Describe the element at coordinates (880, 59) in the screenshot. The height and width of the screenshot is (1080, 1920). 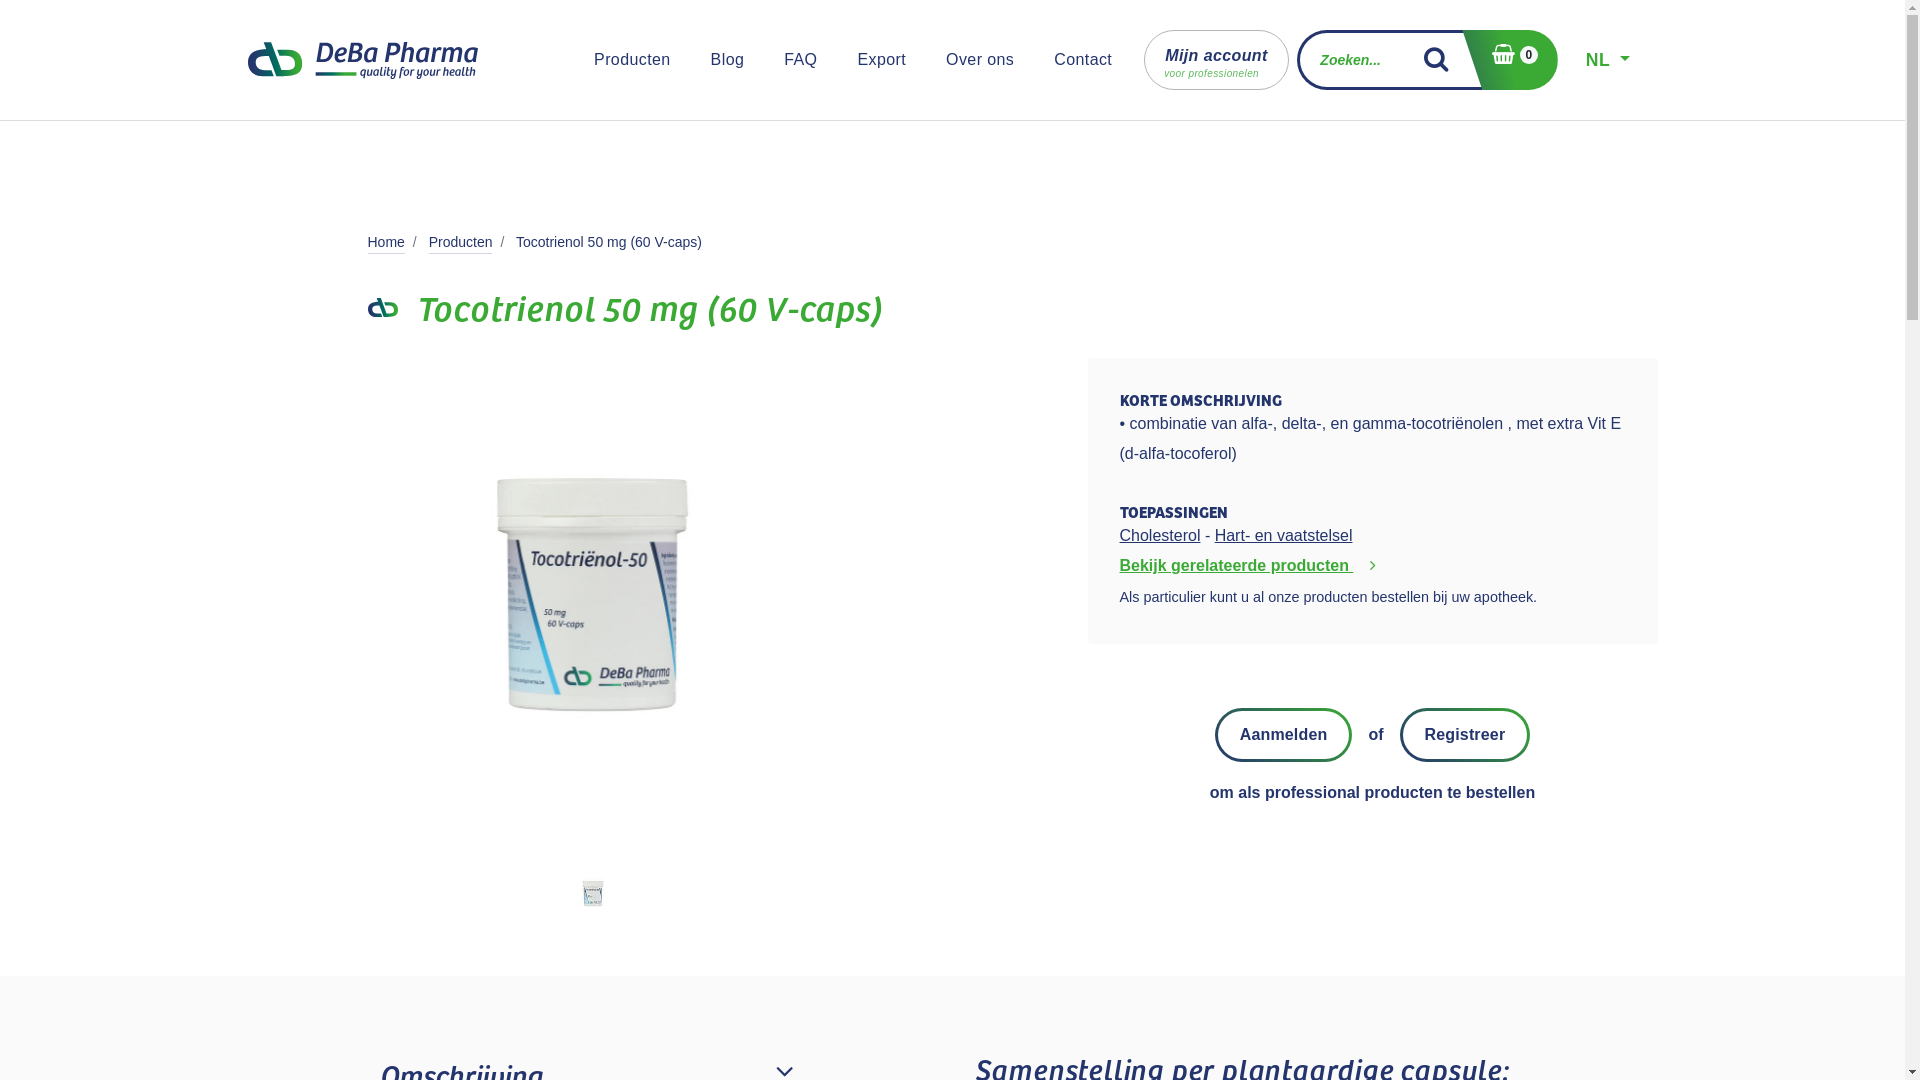
I see `'Export'` at that location.